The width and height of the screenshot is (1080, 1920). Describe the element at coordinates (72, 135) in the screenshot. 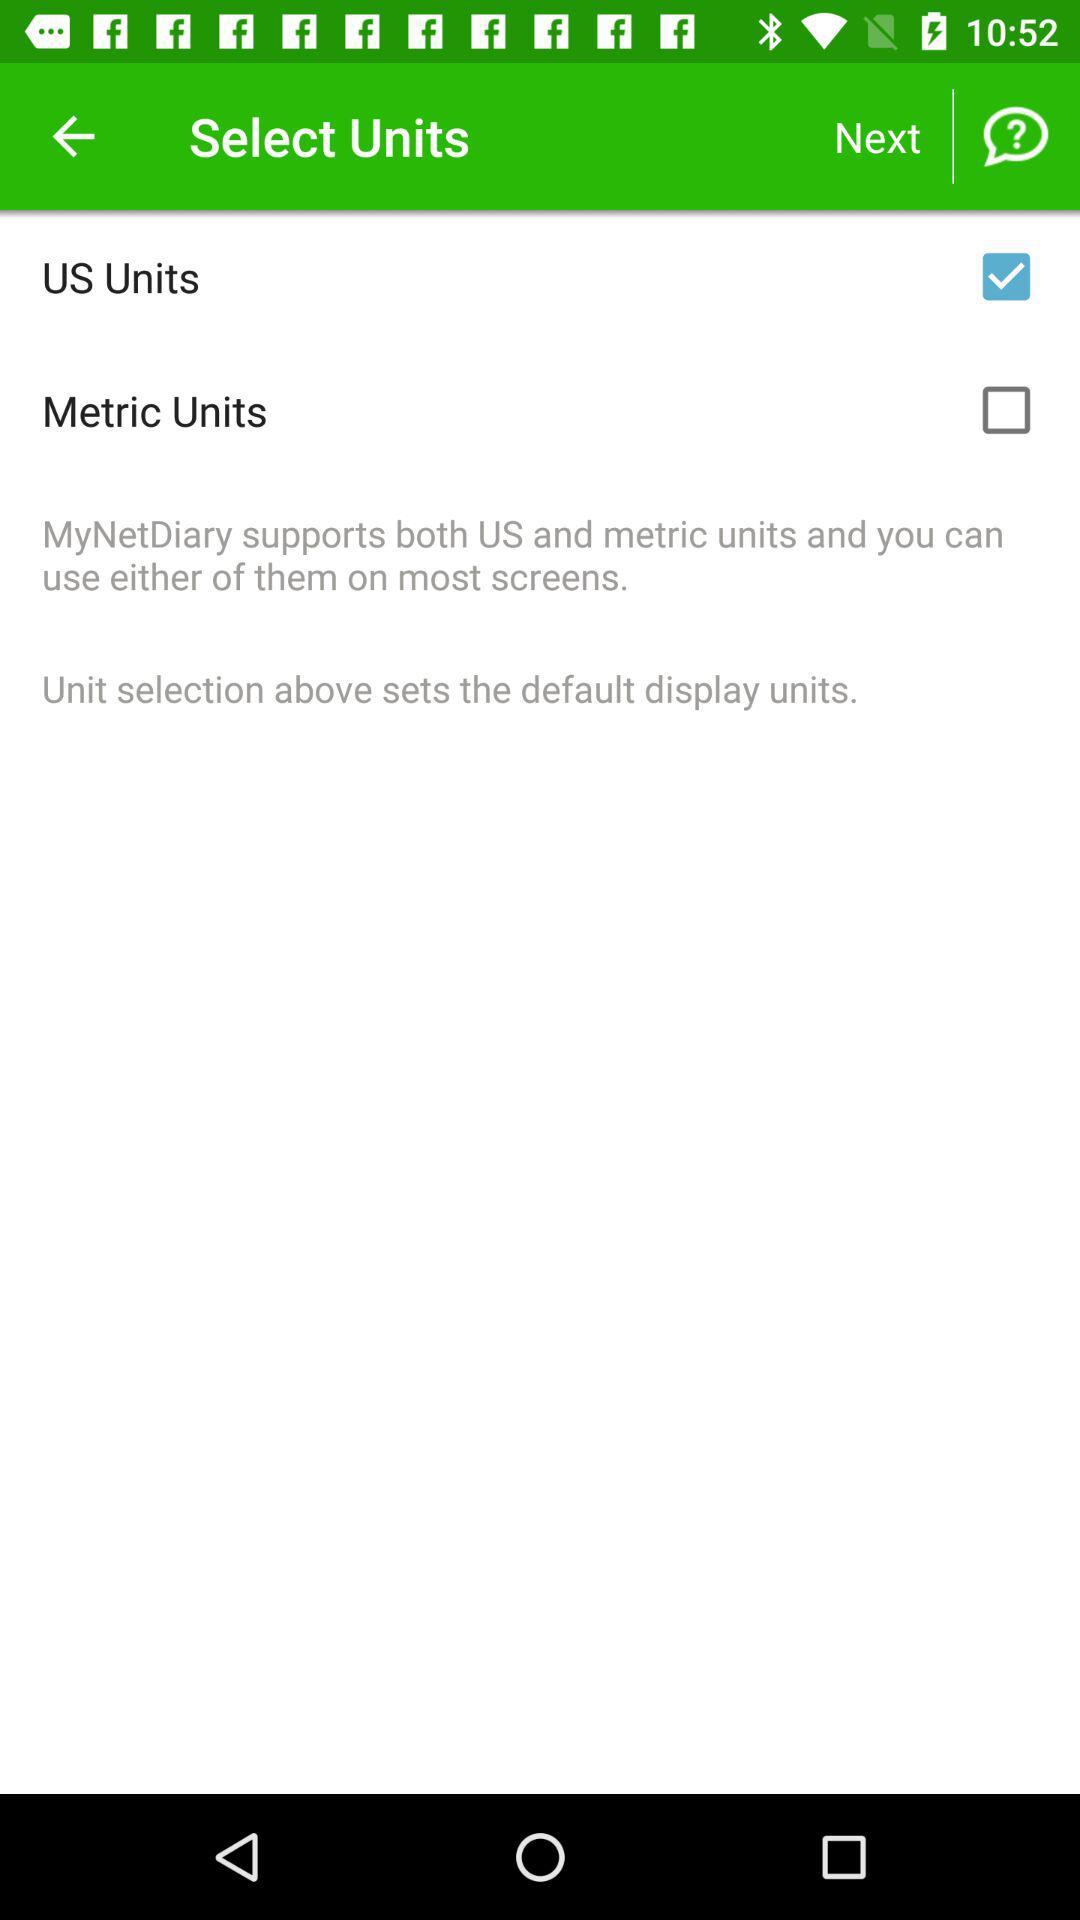

I see `icon to the left of the select units icon` at that location.